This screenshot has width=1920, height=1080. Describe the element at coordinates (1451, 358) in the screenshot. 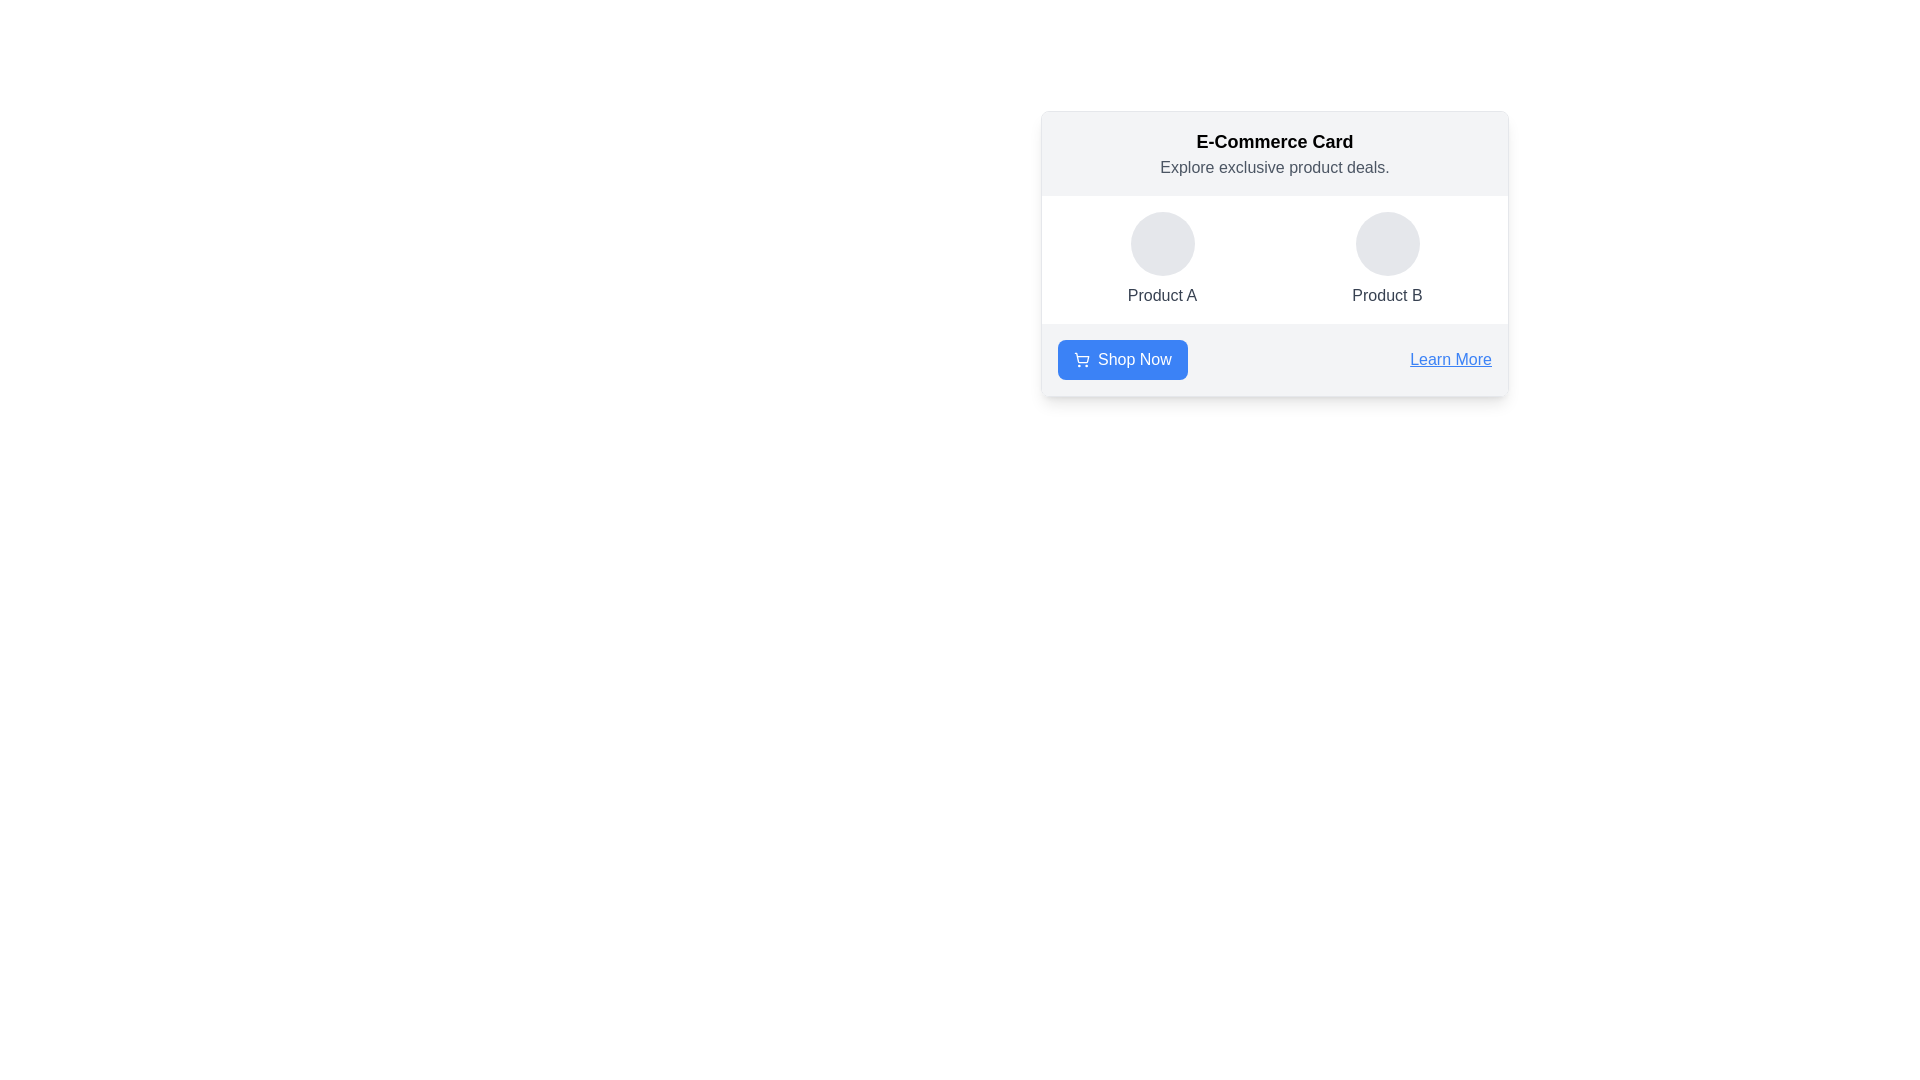

I see `the 'Learn More' hyperlink styled in blue color and underlined, located at the bottom right corner of the e-commerce features section` at that location.